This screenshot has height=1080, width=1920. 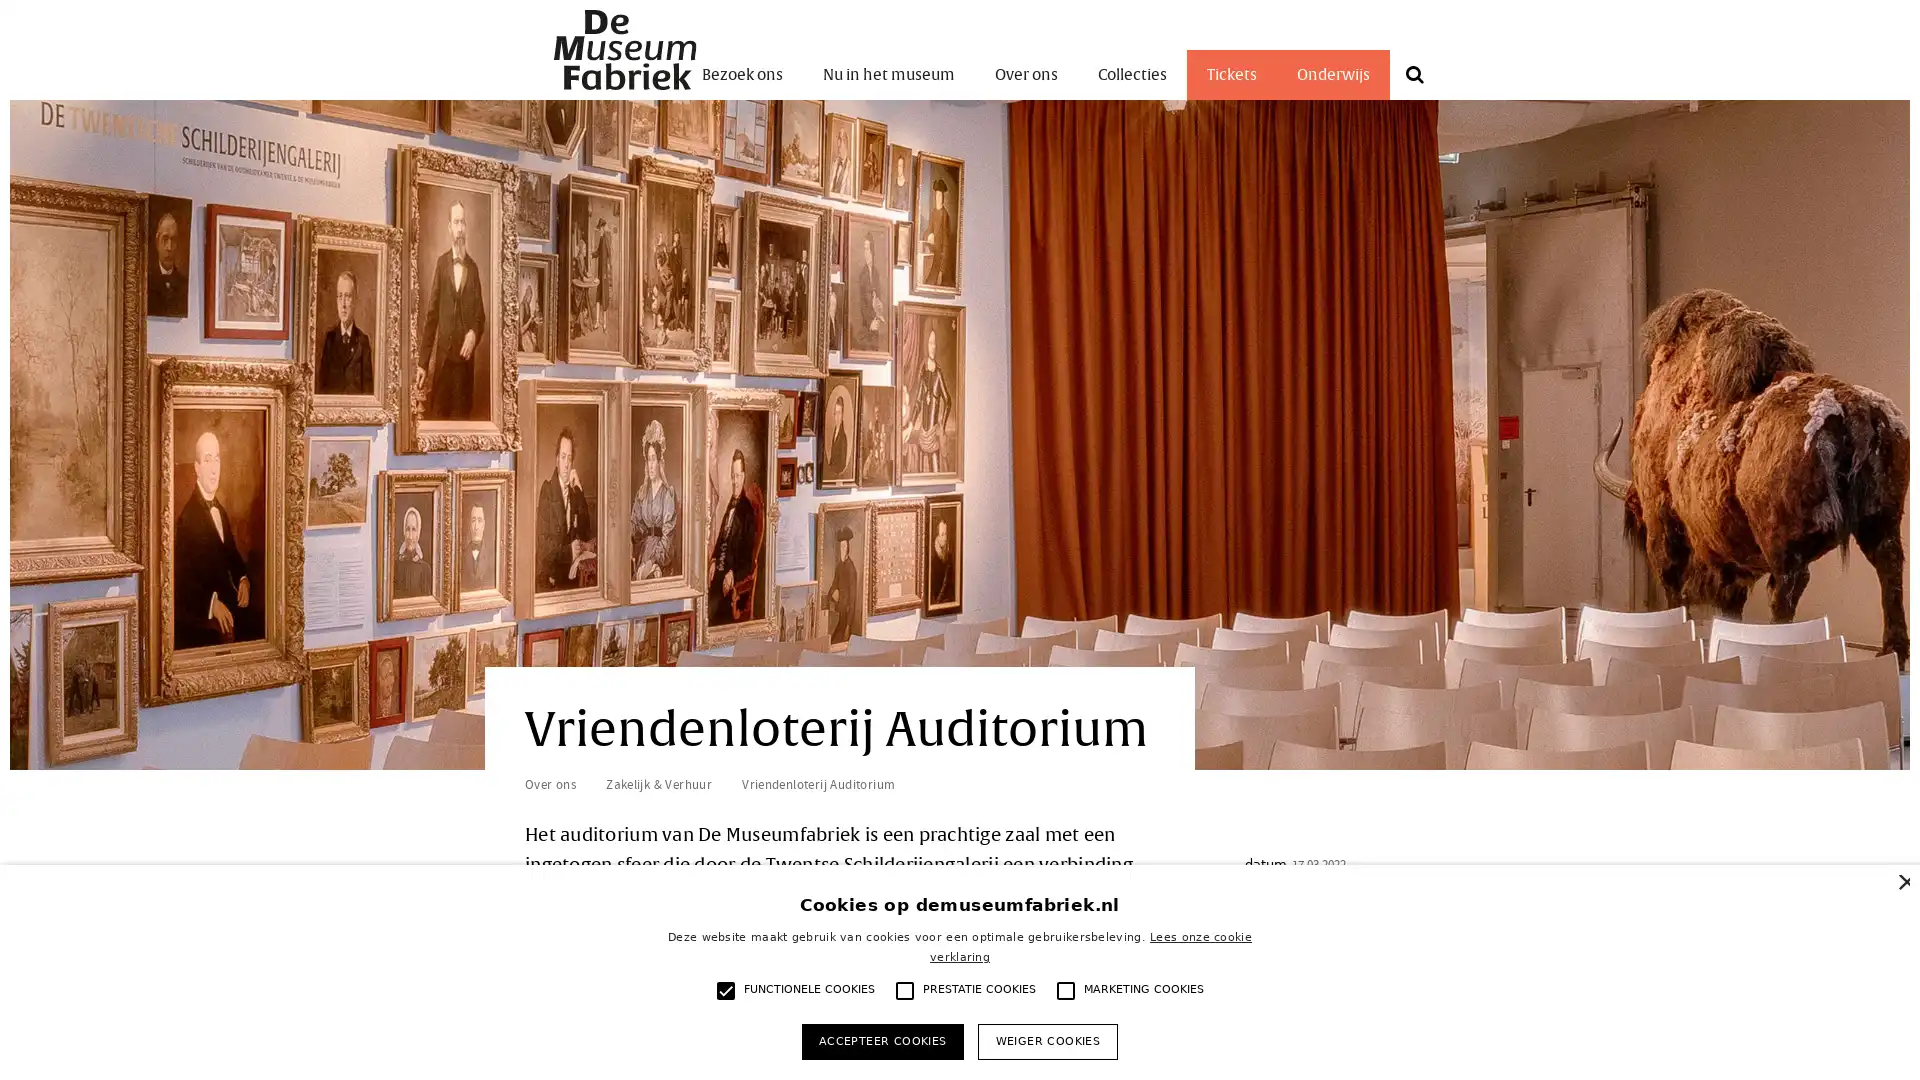 I want to click on WEIGER COOKIES, so click(x=1046, y=1040).